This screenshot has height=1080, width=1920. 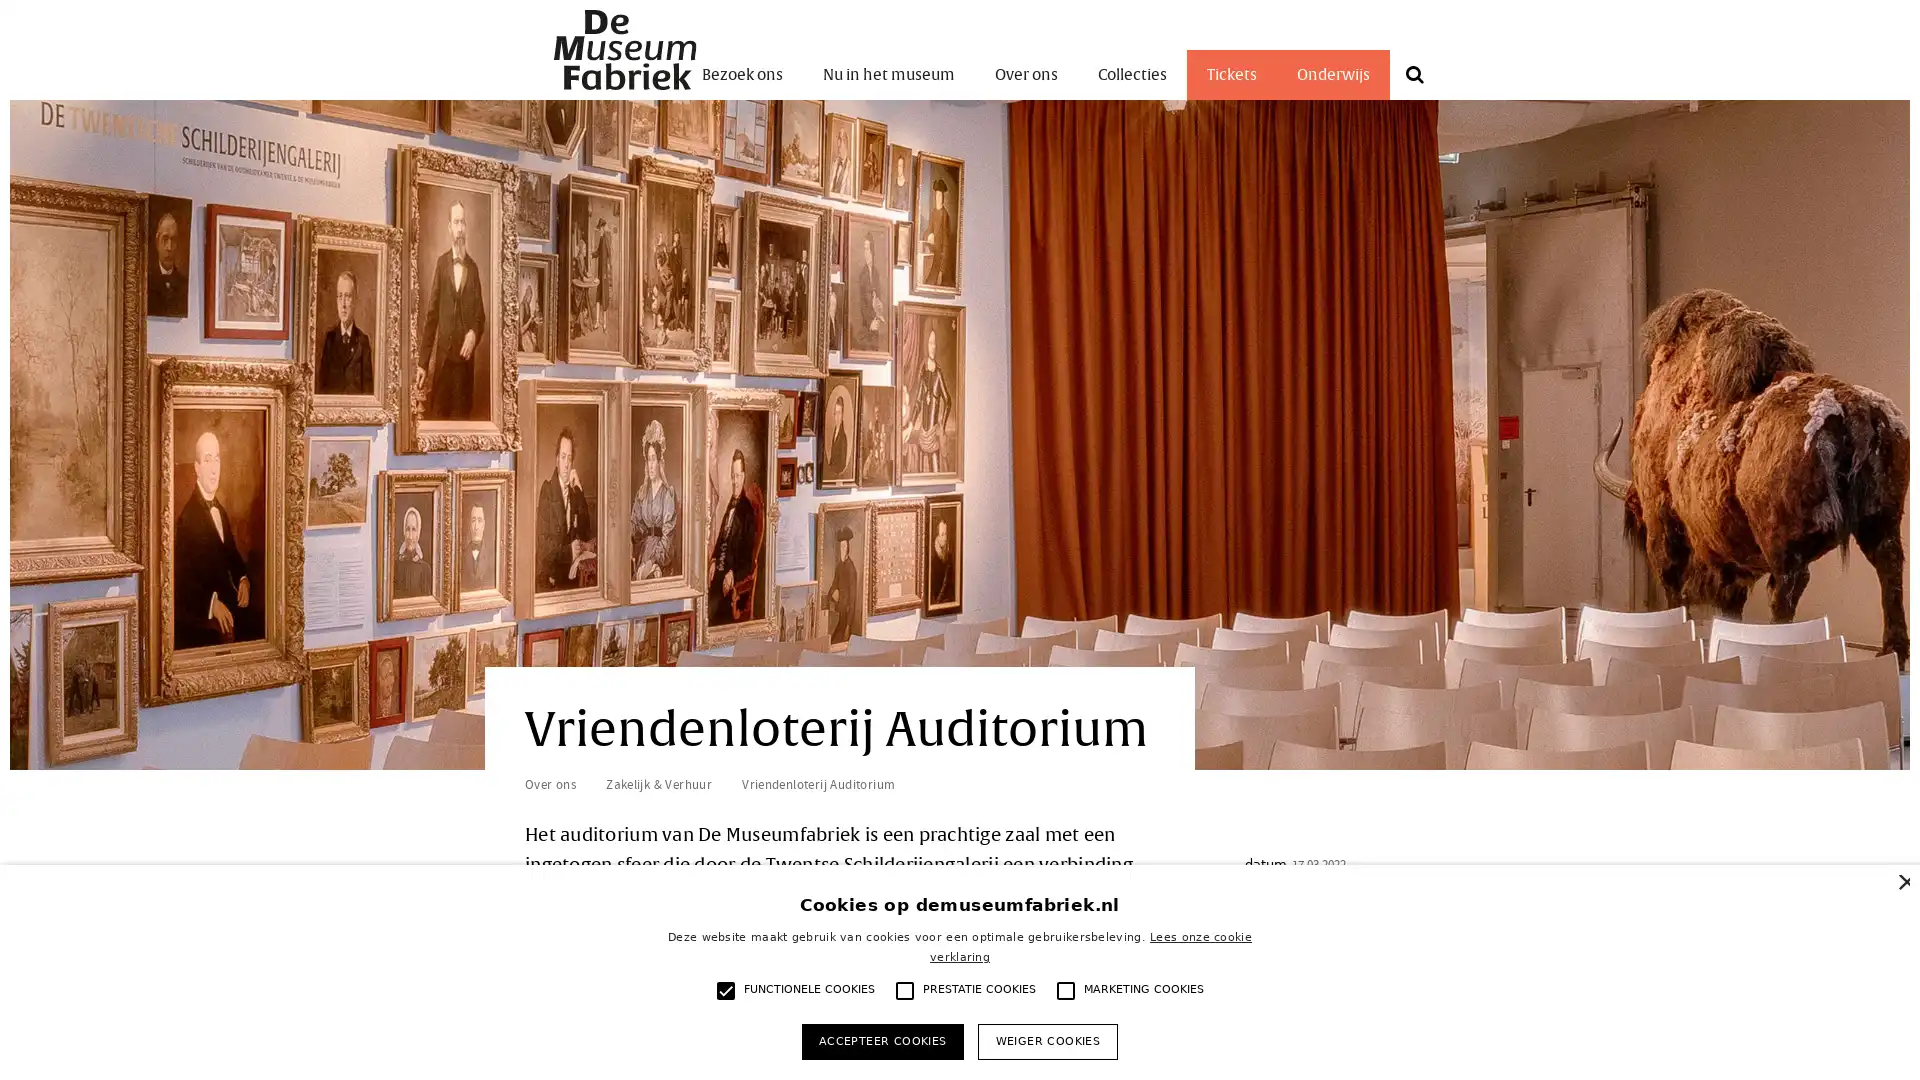 I want to click on WEIGER COOKIES, so click(x=1046, y=1040).